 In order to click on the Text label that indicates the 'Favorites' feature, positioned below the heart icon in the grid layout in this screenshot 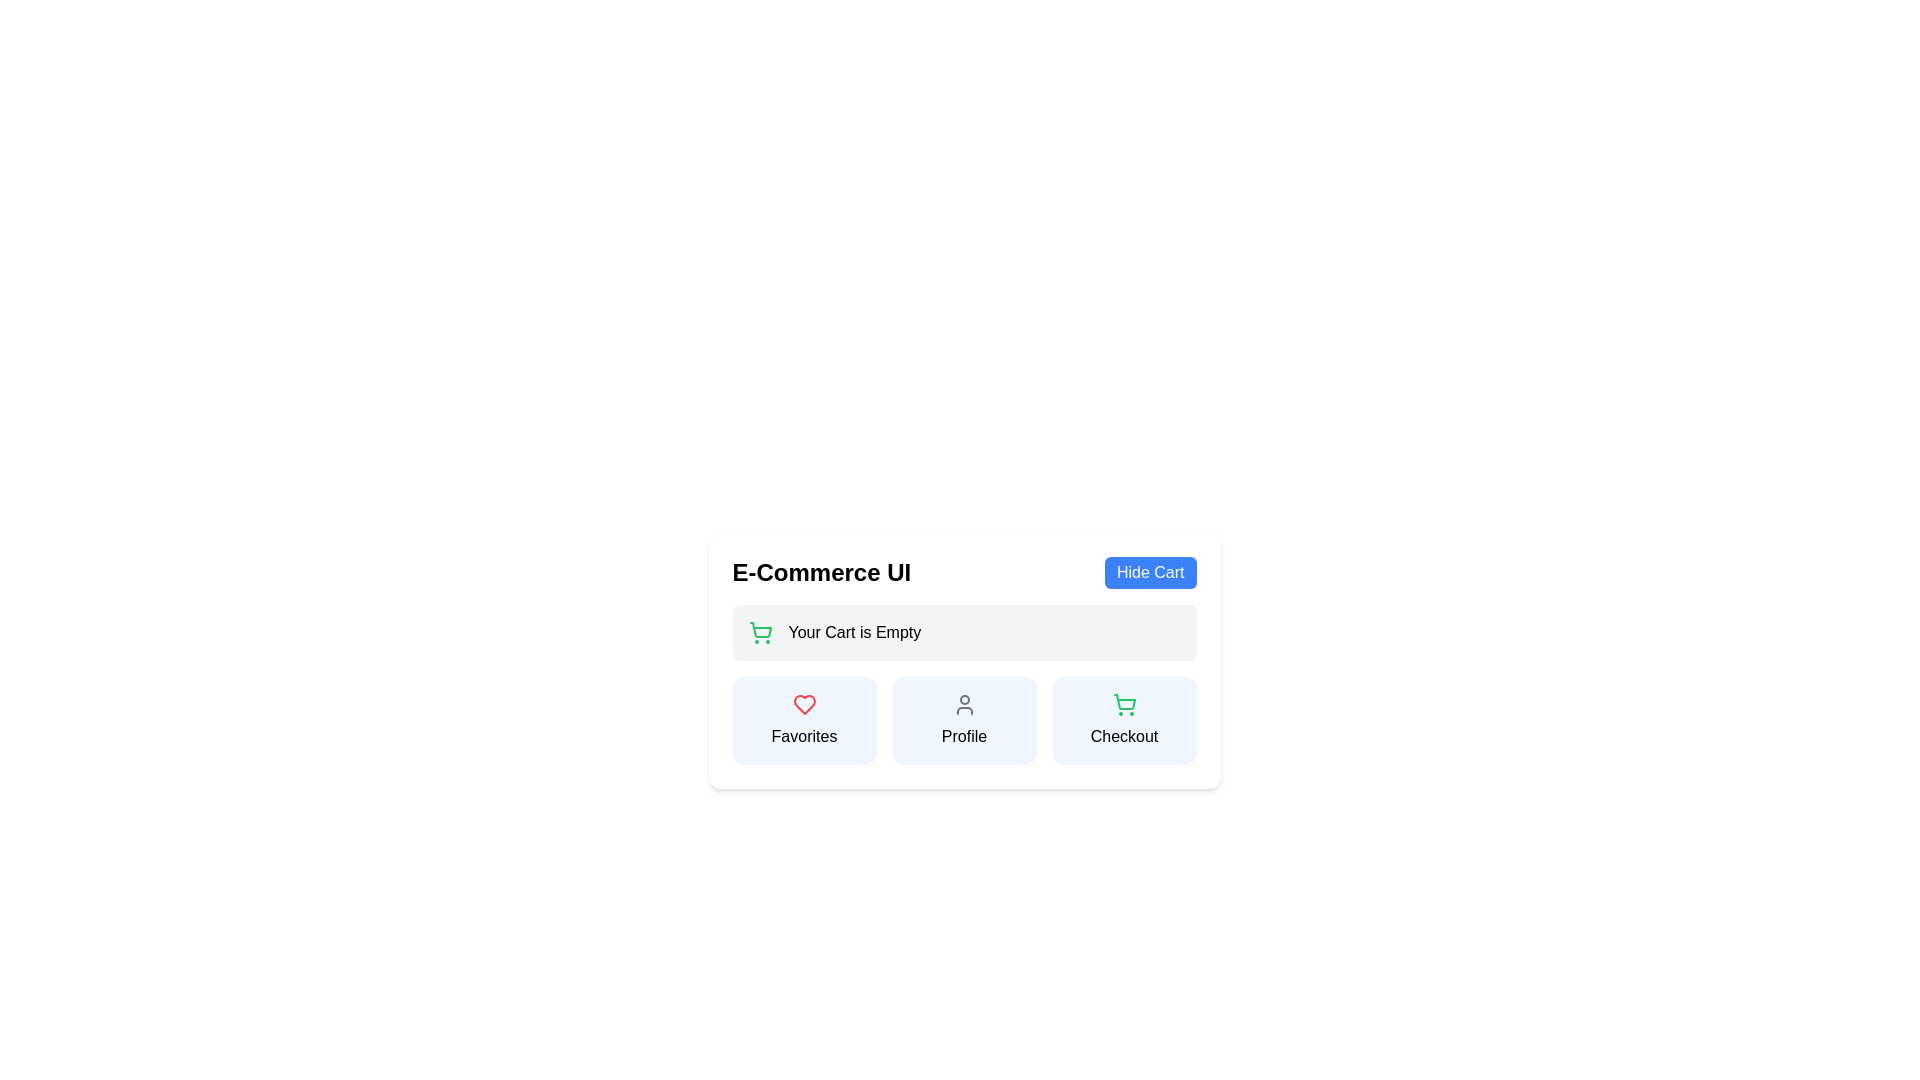, I will do `click(804, 736)`.